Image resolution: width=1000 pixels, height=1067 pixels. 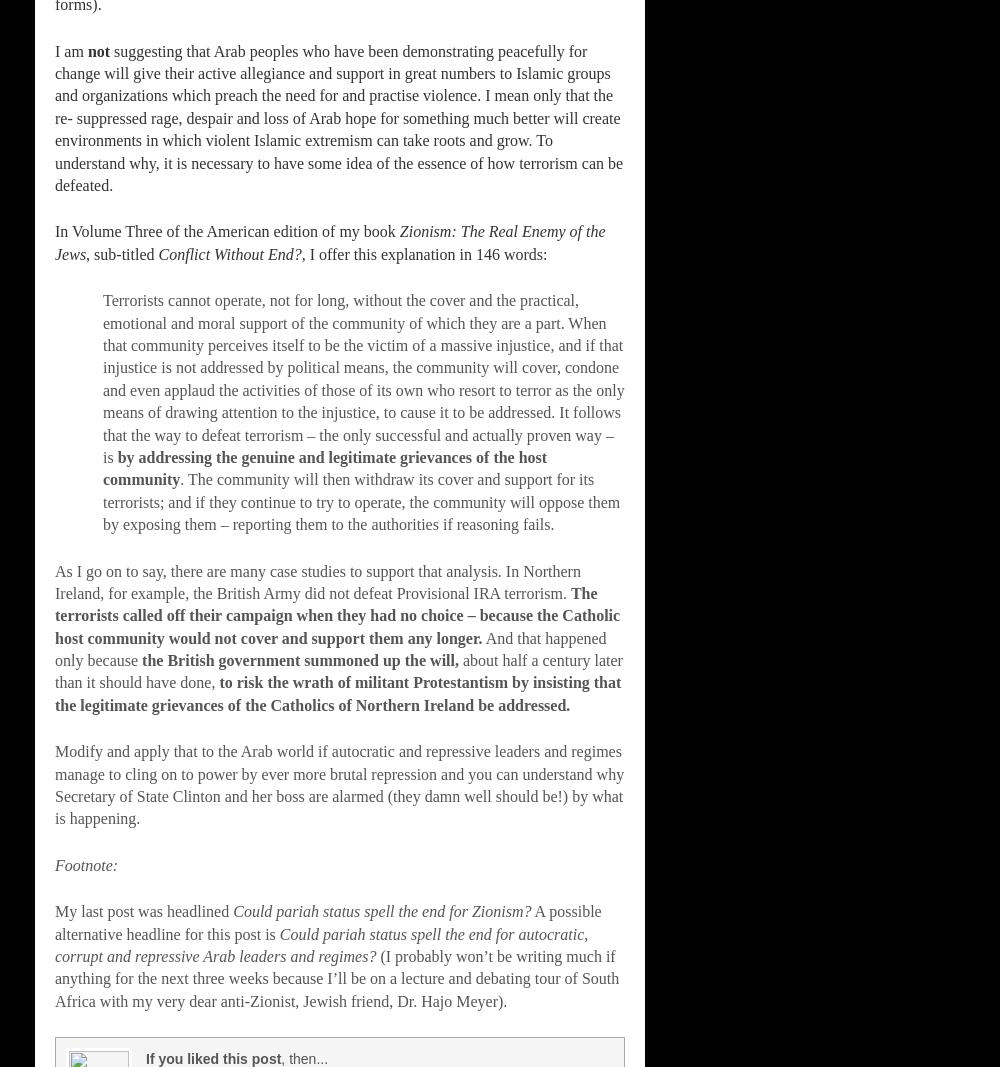 What do you see at coordinates (97, 49) in the screenshot?
I see `'not'` at bounding box center [97, 49].